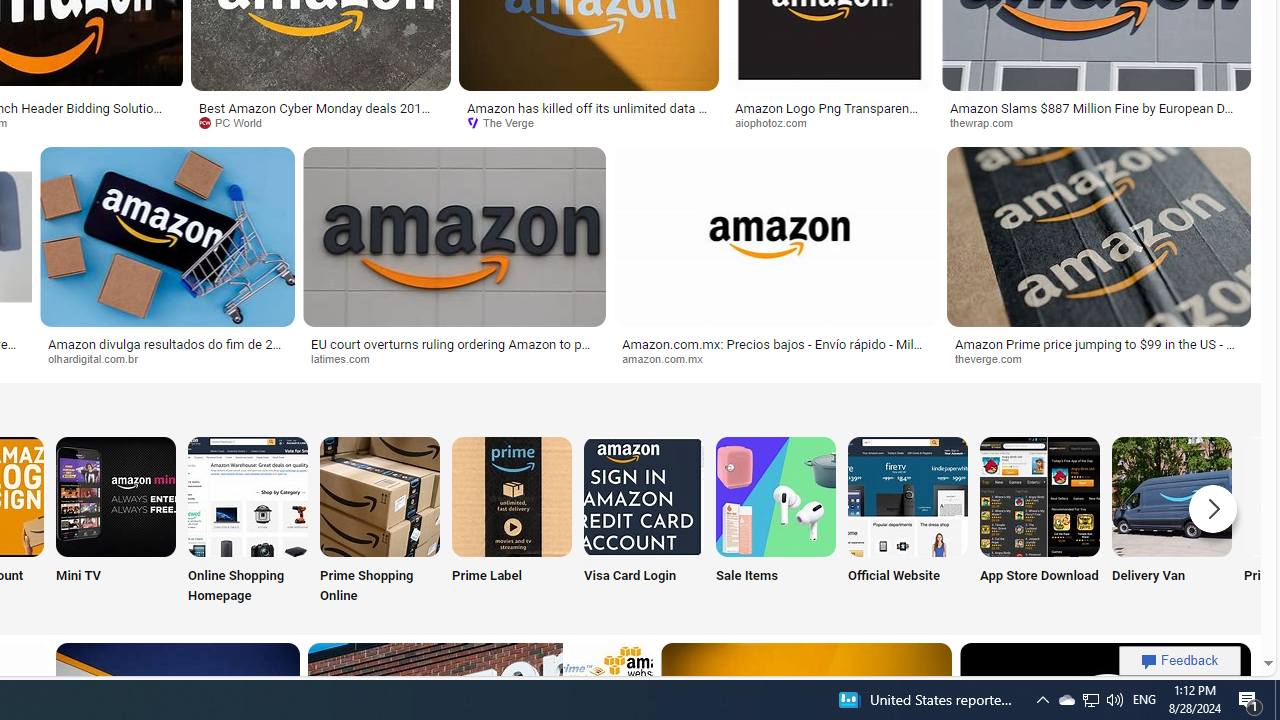 This screenshot has height=720, width=1280. What do you see at coordinates (906, 521) in the screenshot?
I see `'Official Website'` at bounding box center [906, 521].